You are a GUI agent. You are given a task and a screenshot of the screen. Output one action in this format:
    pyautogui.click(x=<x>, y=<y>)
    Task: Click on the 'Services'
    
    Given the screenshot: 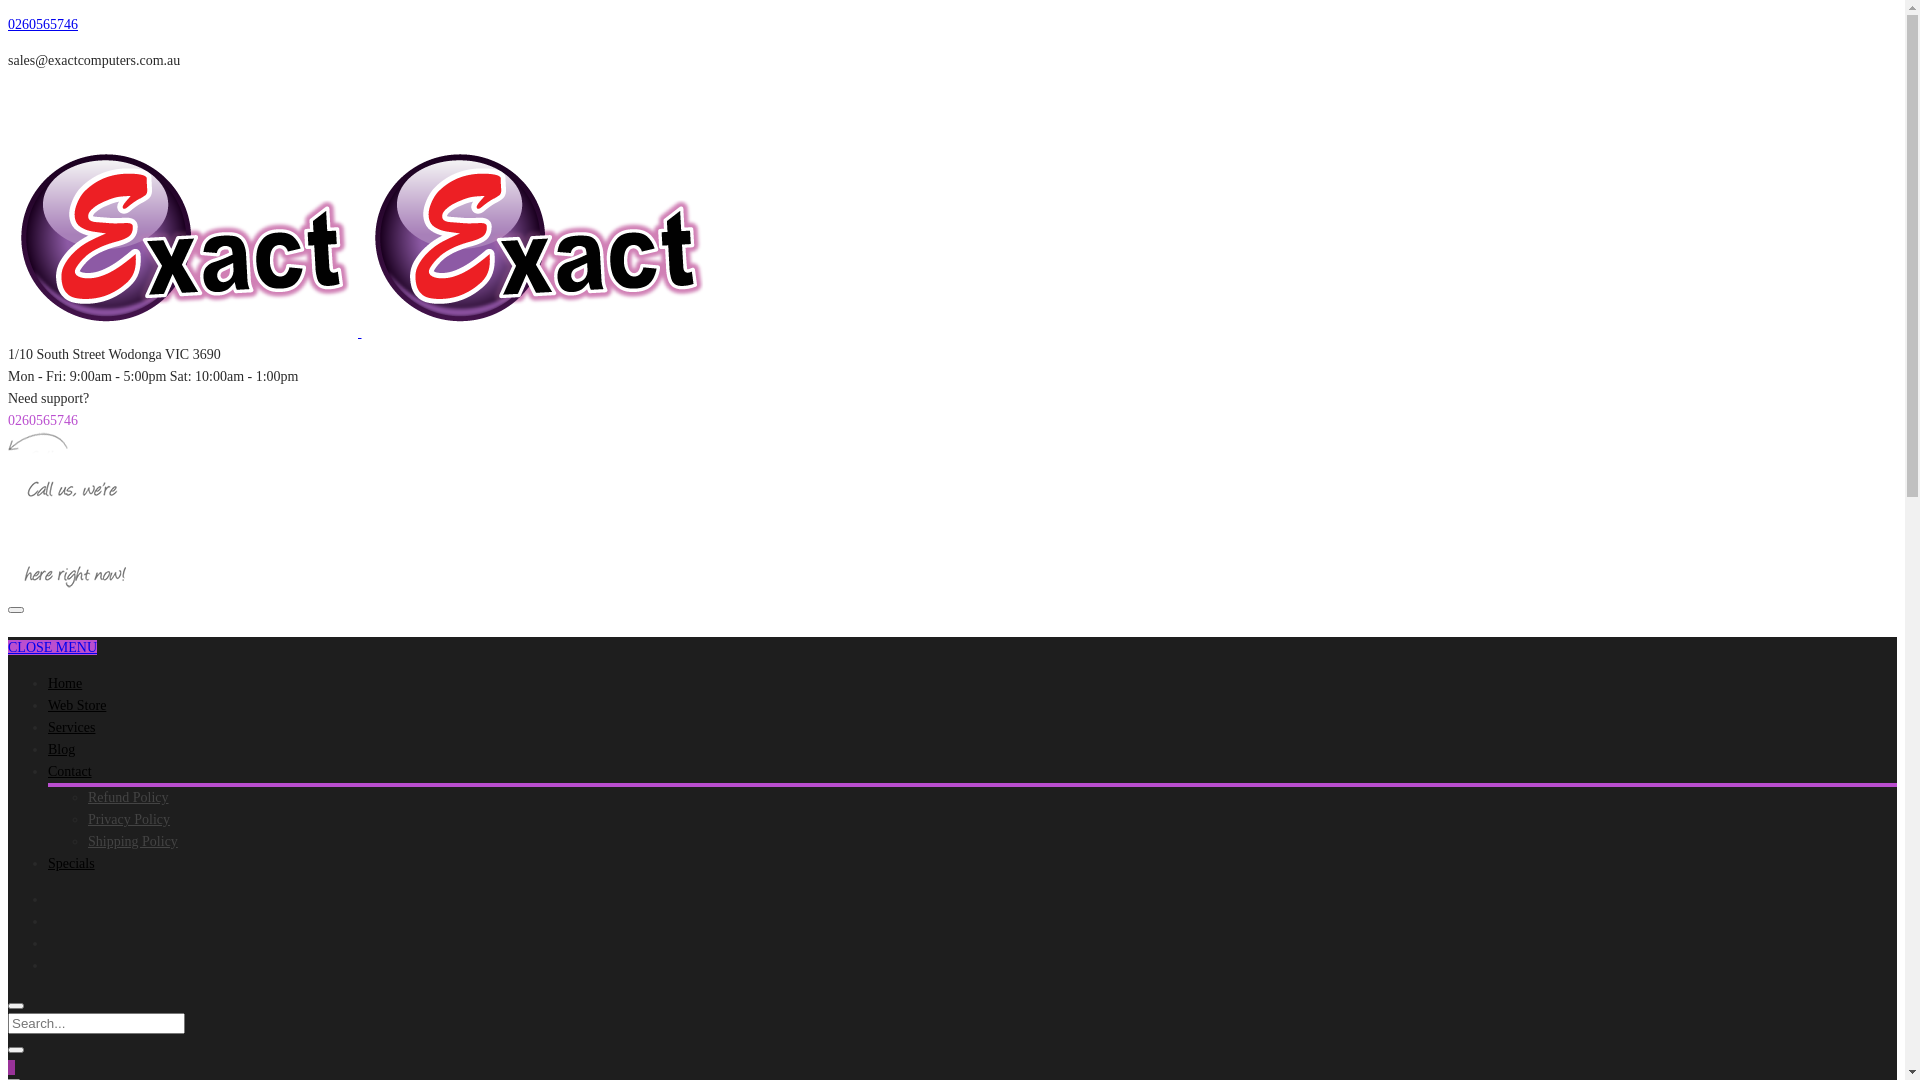 What is the action you would take?
    pyautogui.click(x=48, y=727)
    